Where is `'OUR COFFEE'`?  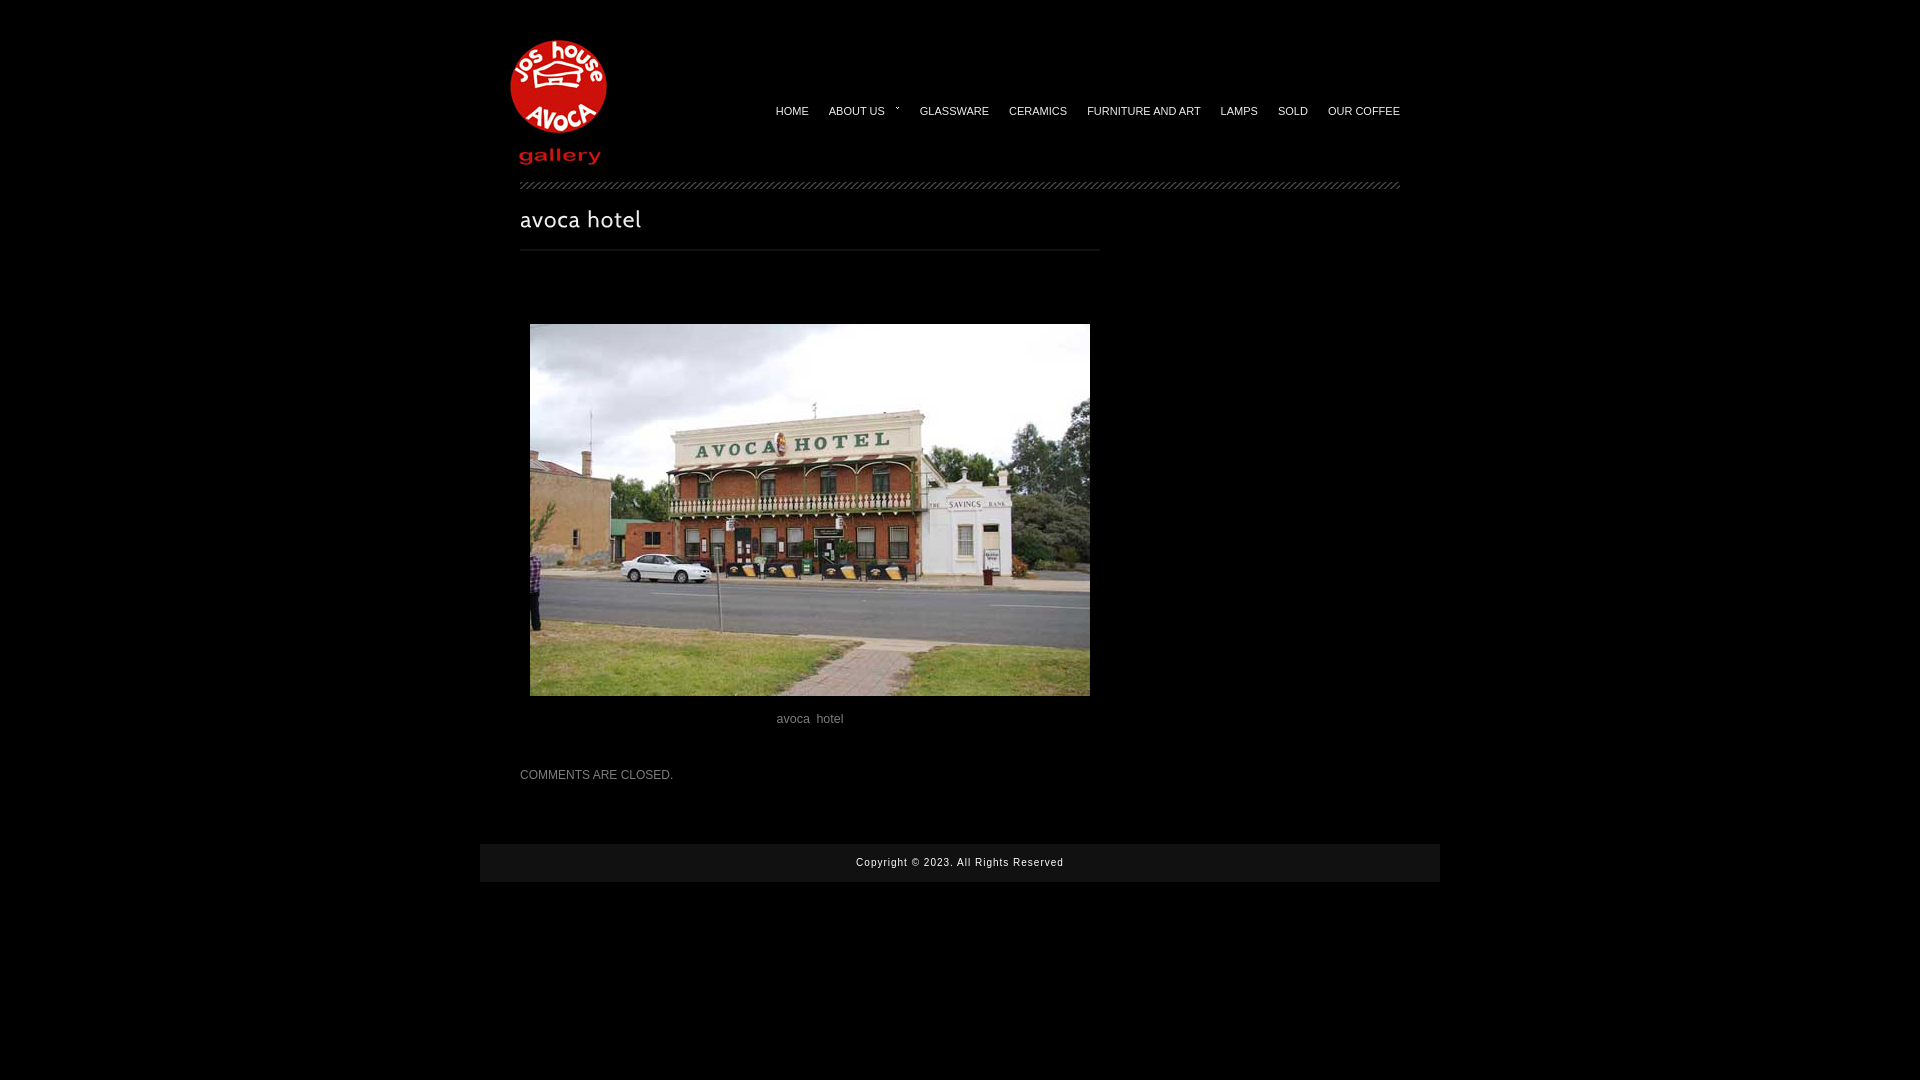 'OUR COFFEE' is located at coordinates (1362, 108).